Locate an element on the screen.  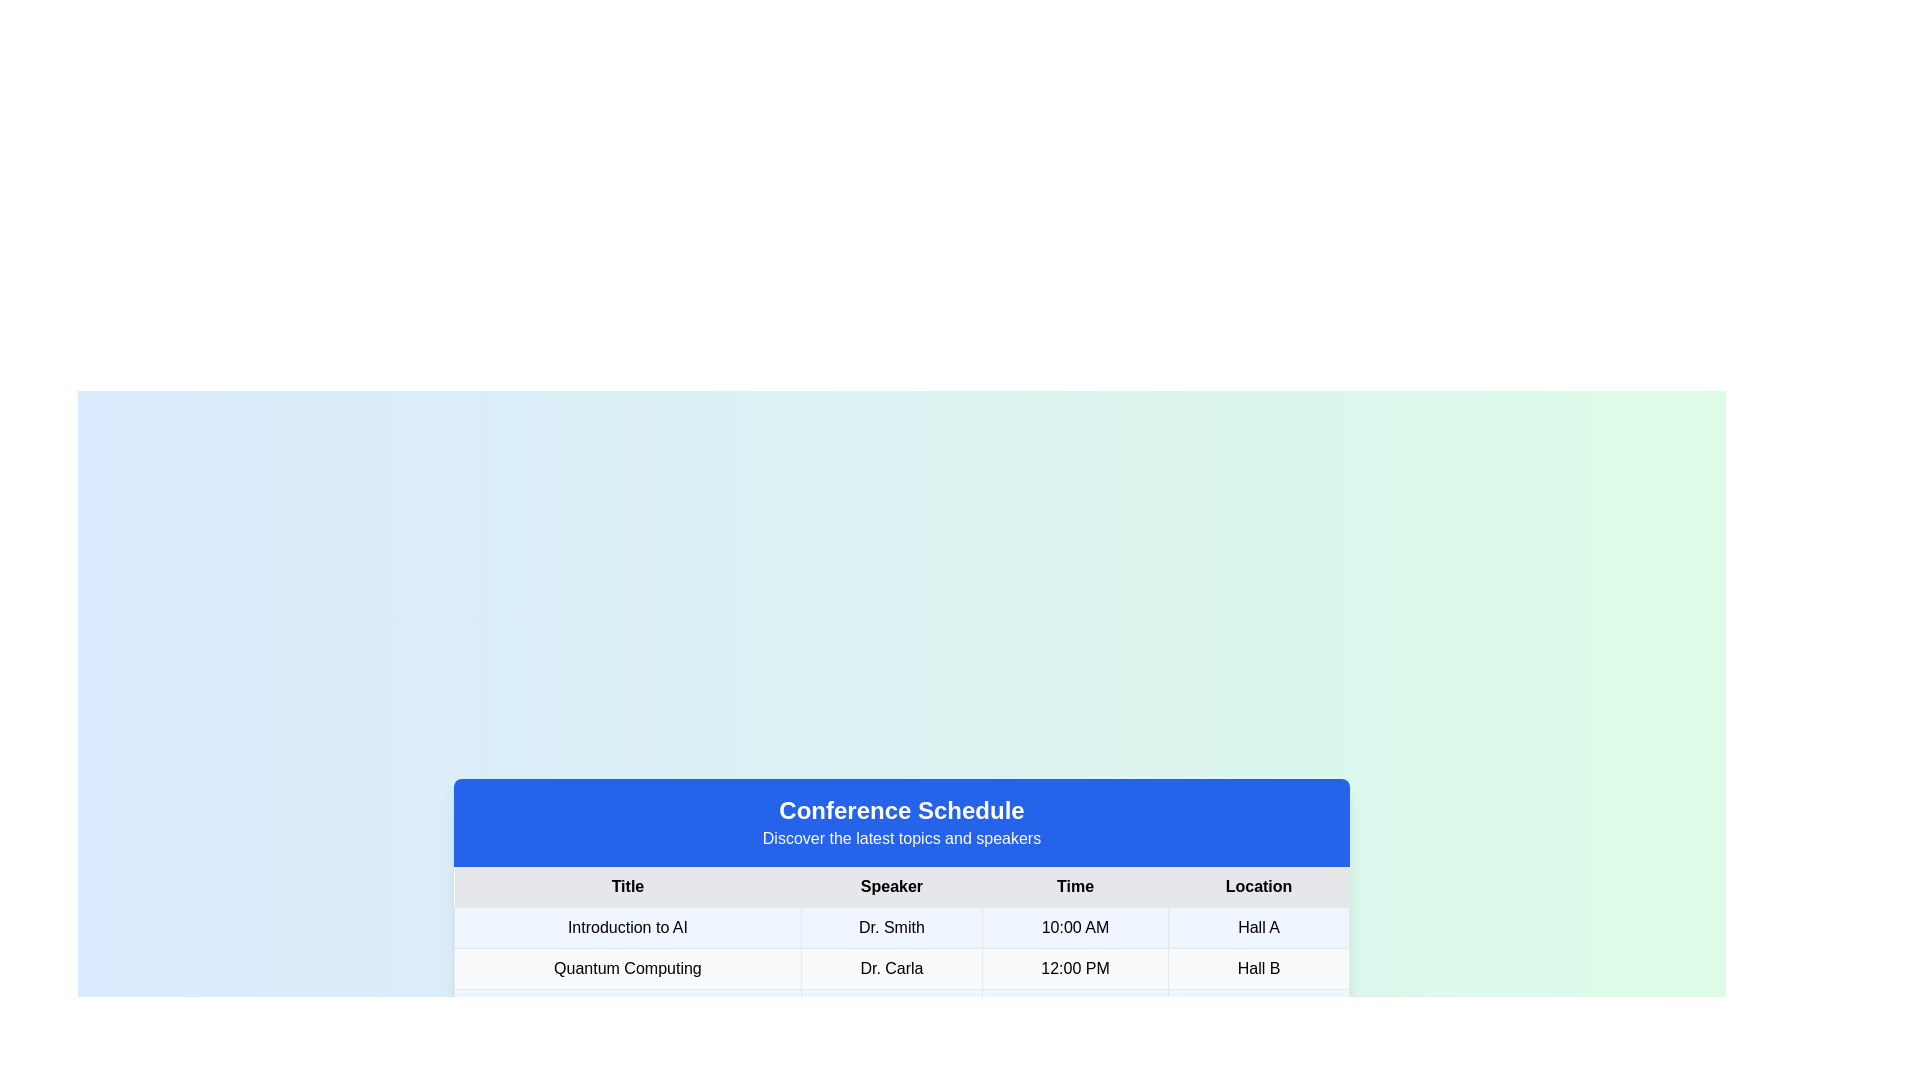
text from the second row of the conference schedule table, which displays details about a particular conference session is located at coordinates (901, 967).